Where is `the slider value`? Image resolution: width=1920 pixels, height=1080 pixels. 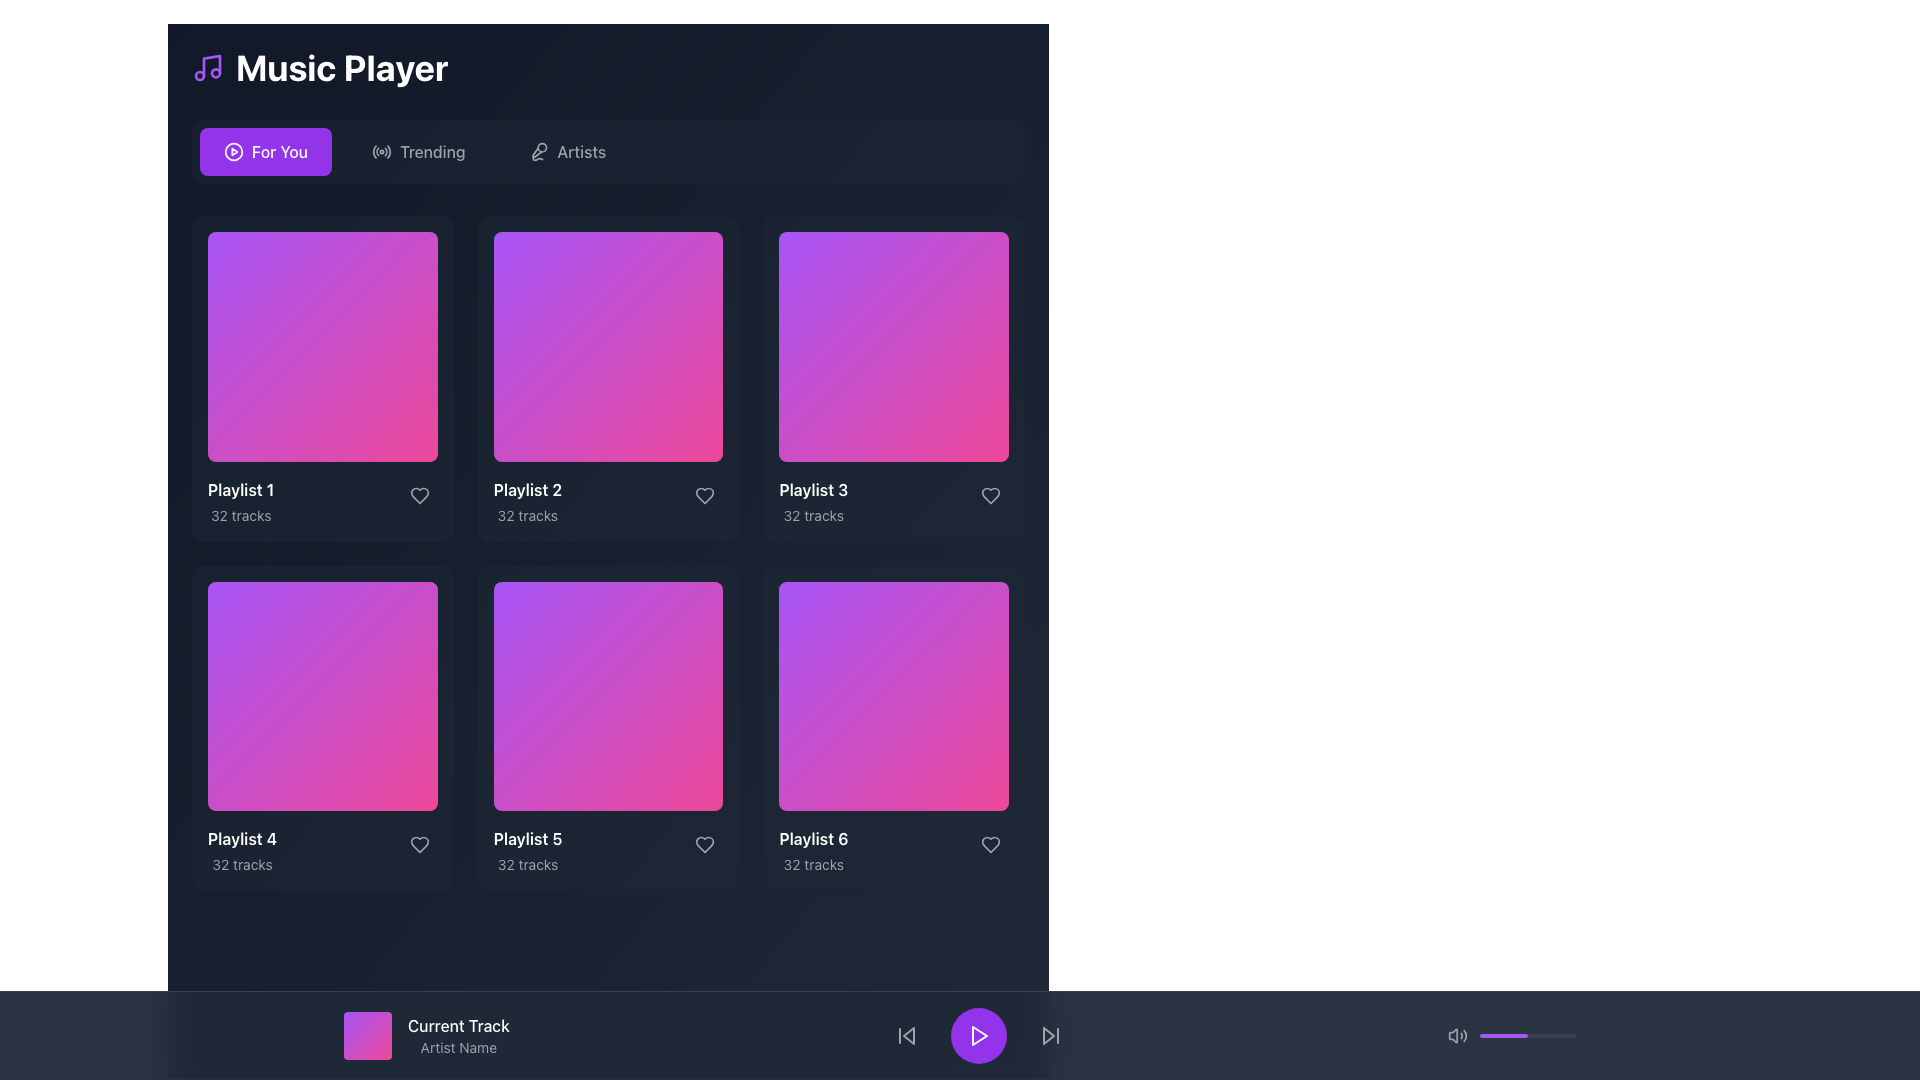 the slider value is located at coordinates (1509, 1035).